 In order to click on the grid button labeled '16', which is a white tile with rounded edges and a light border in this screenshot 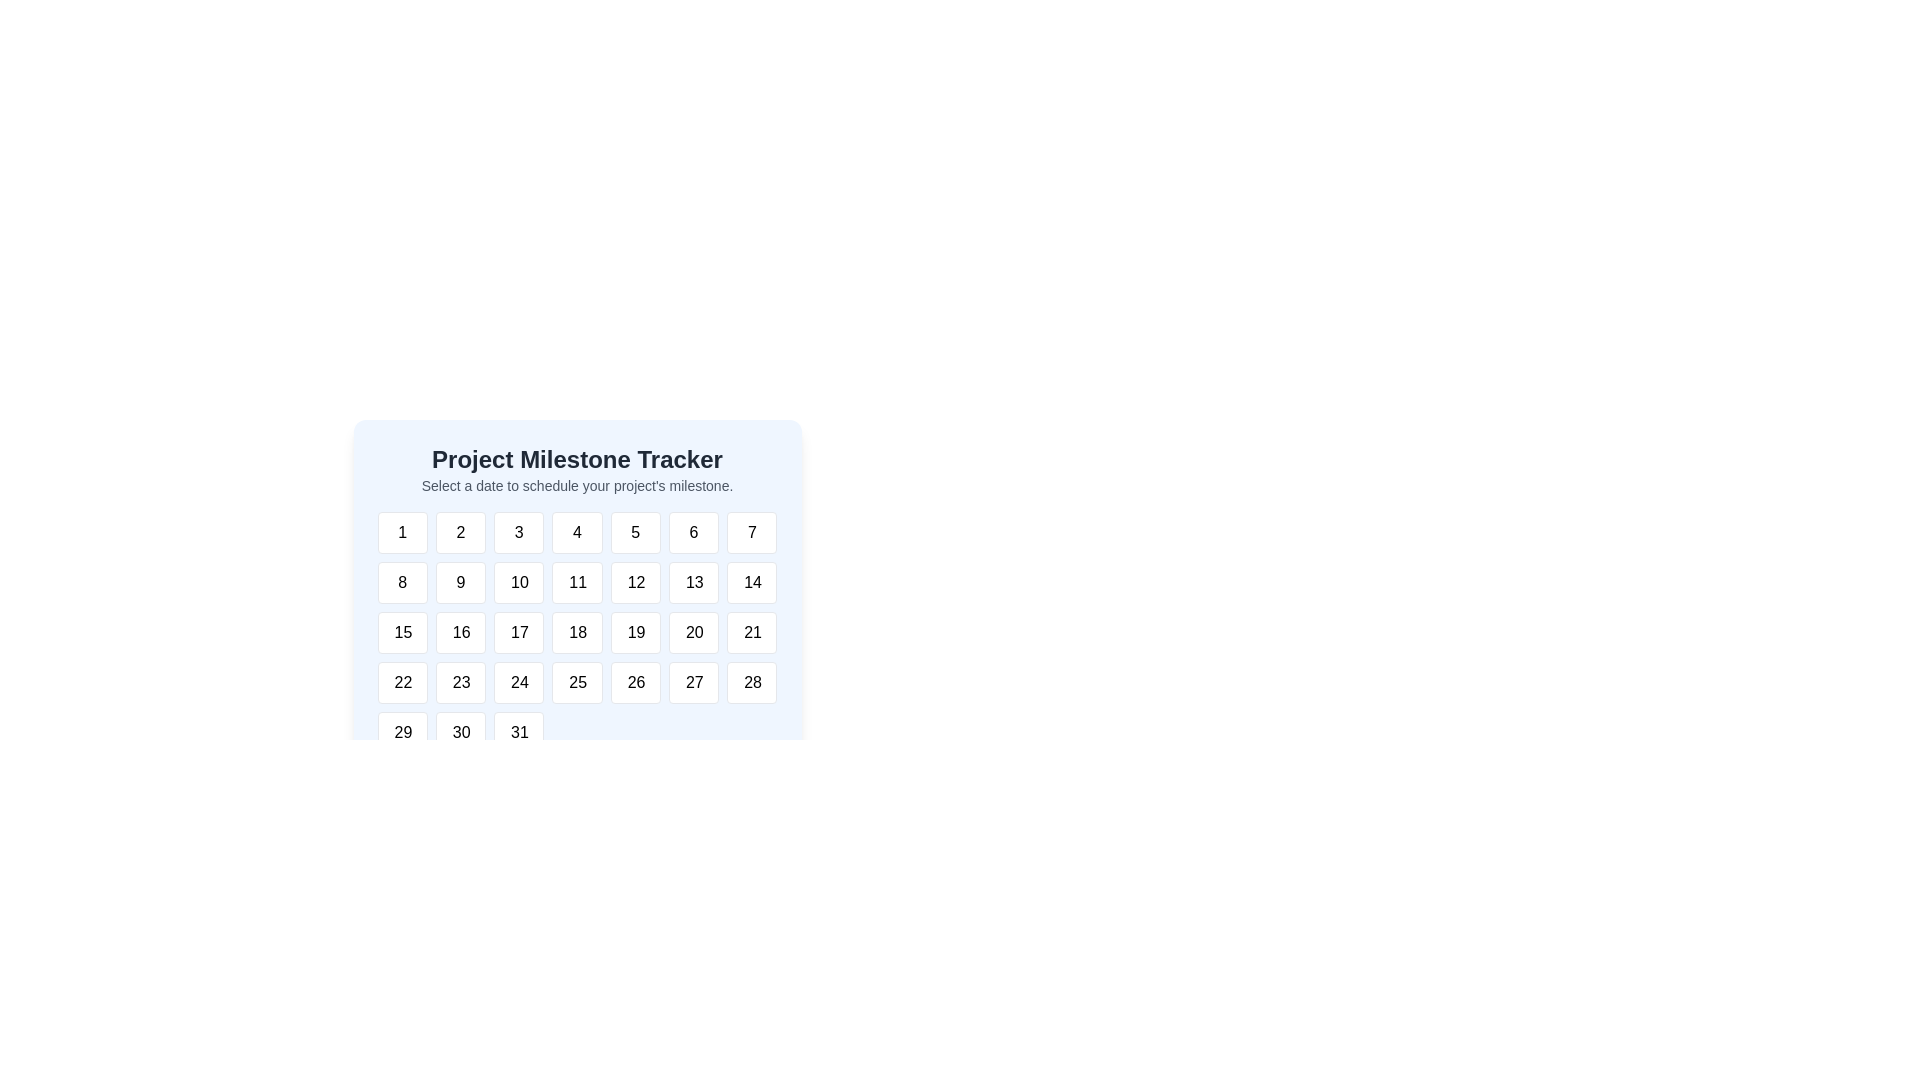, I will do `click(459, 632)`.